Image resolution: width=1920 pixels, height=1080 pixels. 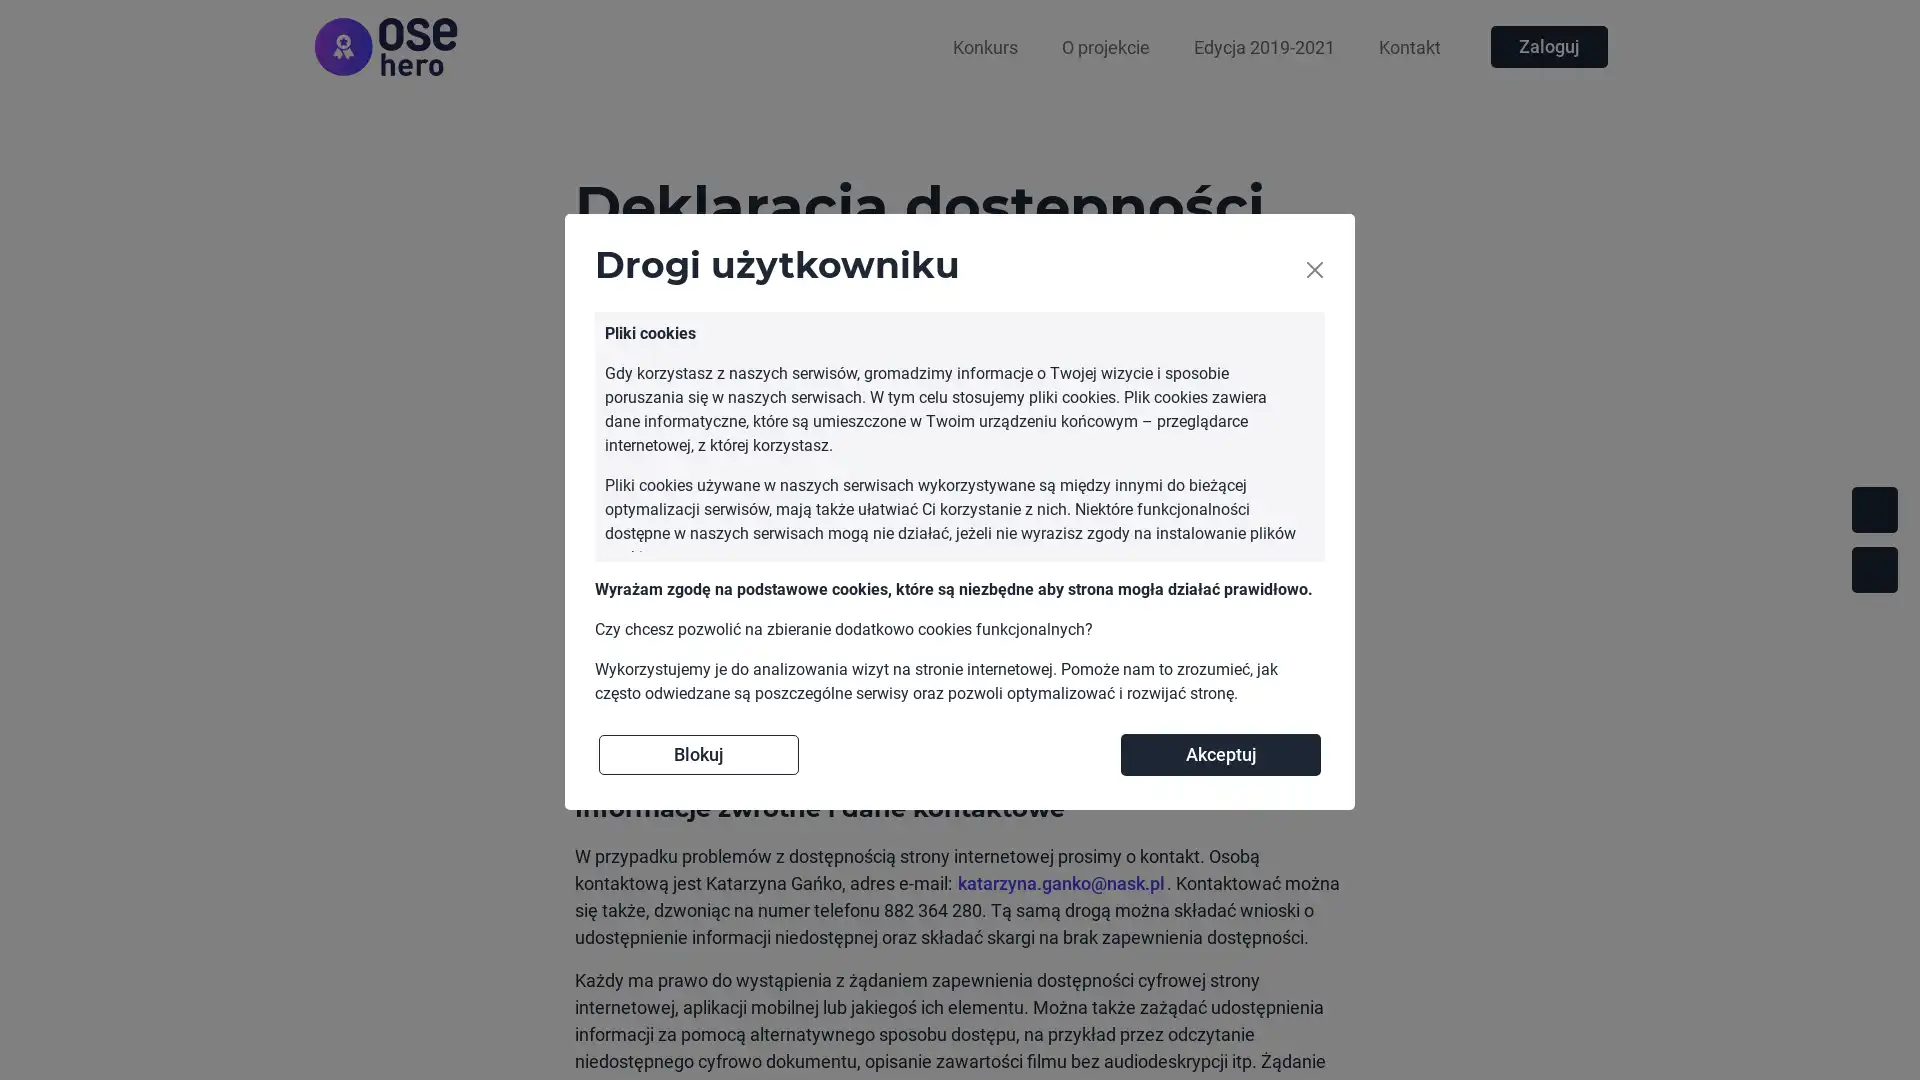 I want to click on Zaloguj, so click(x=1548, y=45).